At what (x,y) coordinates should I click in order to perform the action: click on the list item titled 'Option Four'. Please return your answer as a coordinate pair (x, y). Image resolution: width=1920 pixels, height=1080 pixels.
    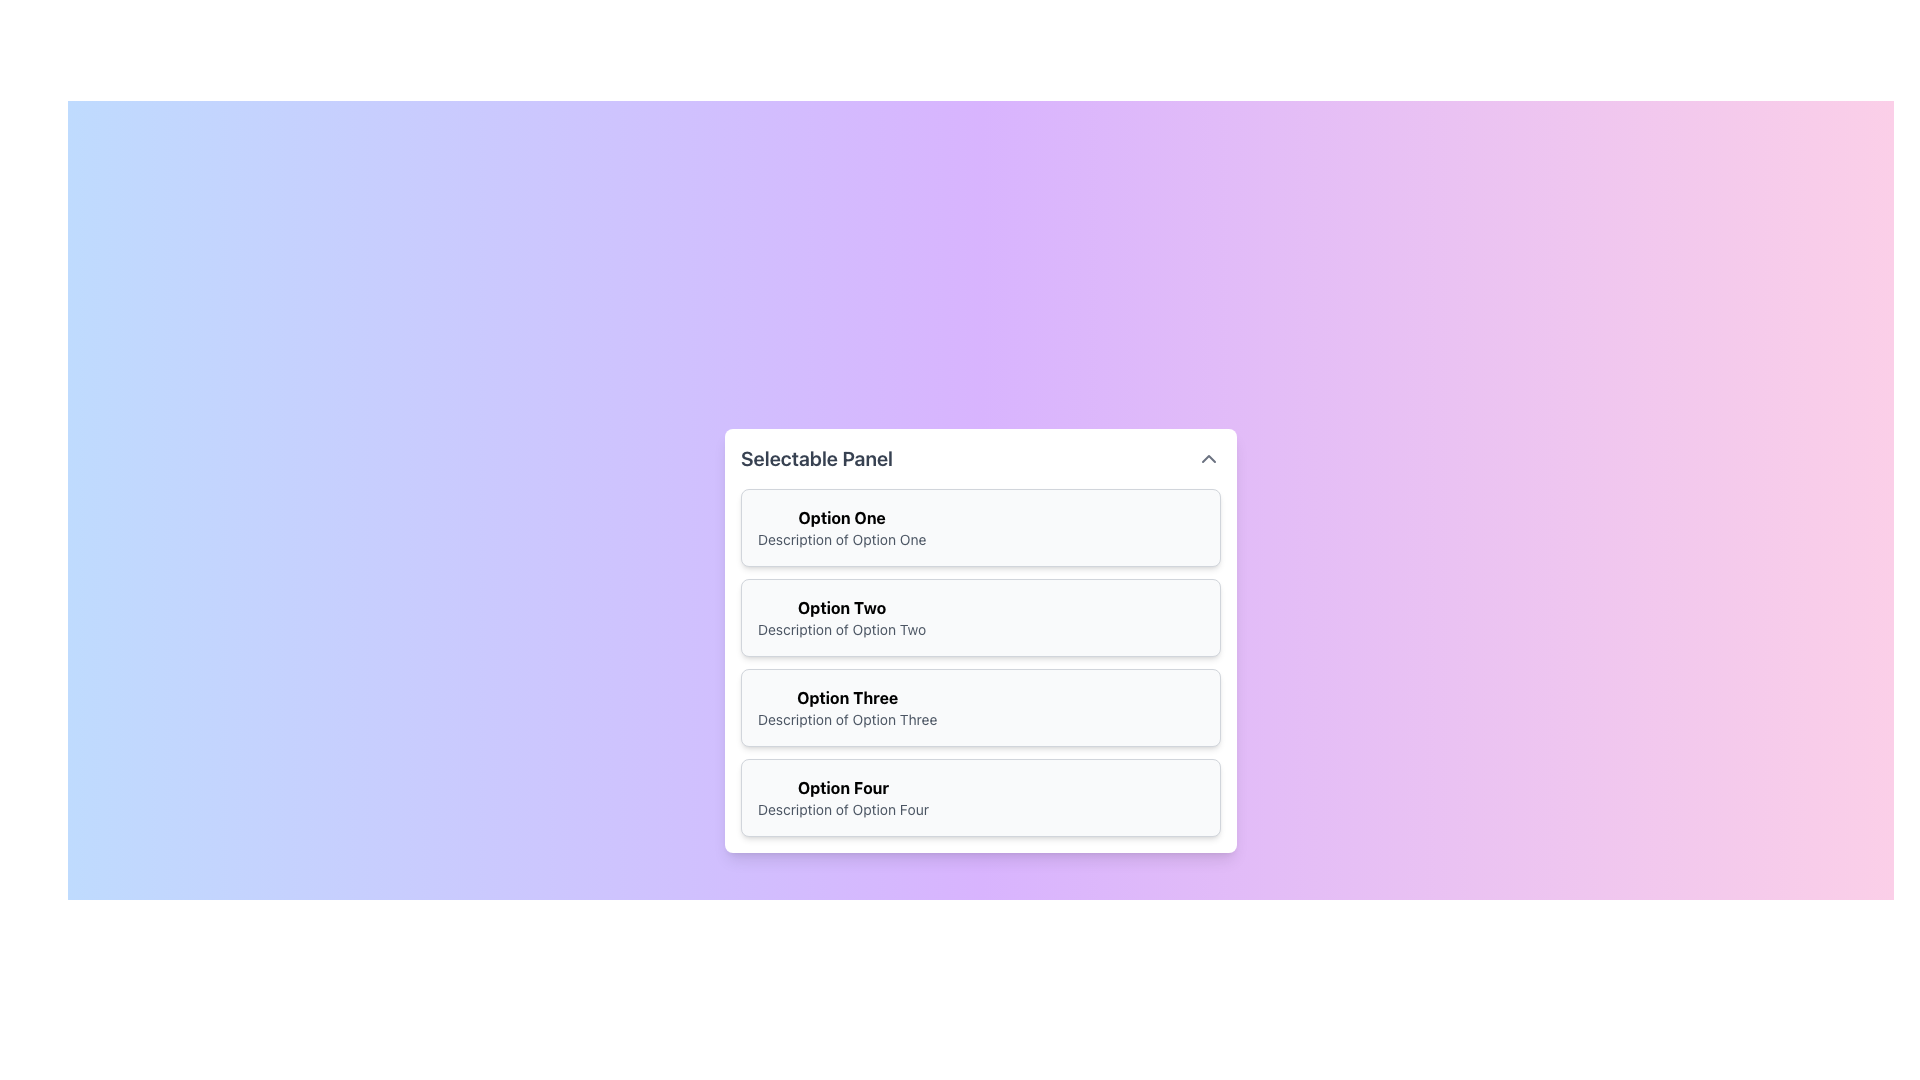
    Looking at the image, I should click on (843, 797).